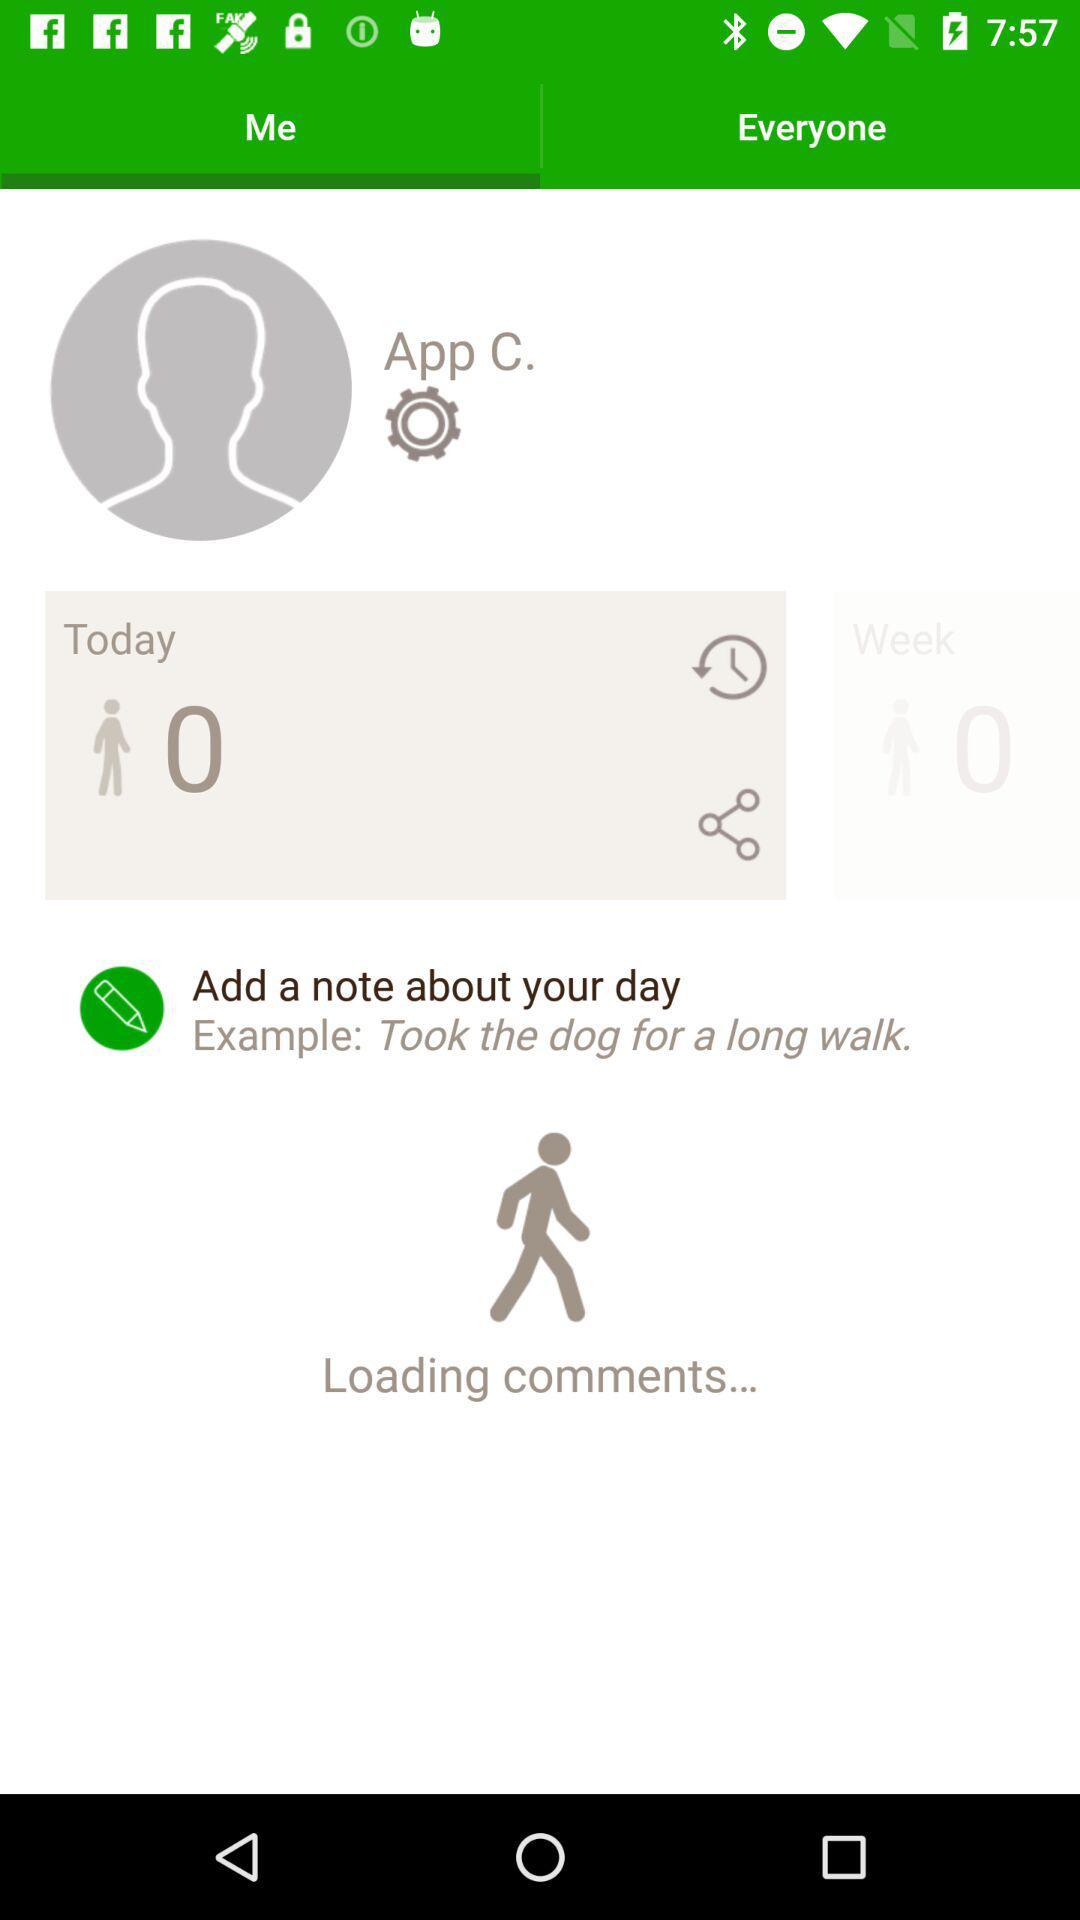 The image size is (1080, 1920). I want to click on the button right to me, so click(811, 124).